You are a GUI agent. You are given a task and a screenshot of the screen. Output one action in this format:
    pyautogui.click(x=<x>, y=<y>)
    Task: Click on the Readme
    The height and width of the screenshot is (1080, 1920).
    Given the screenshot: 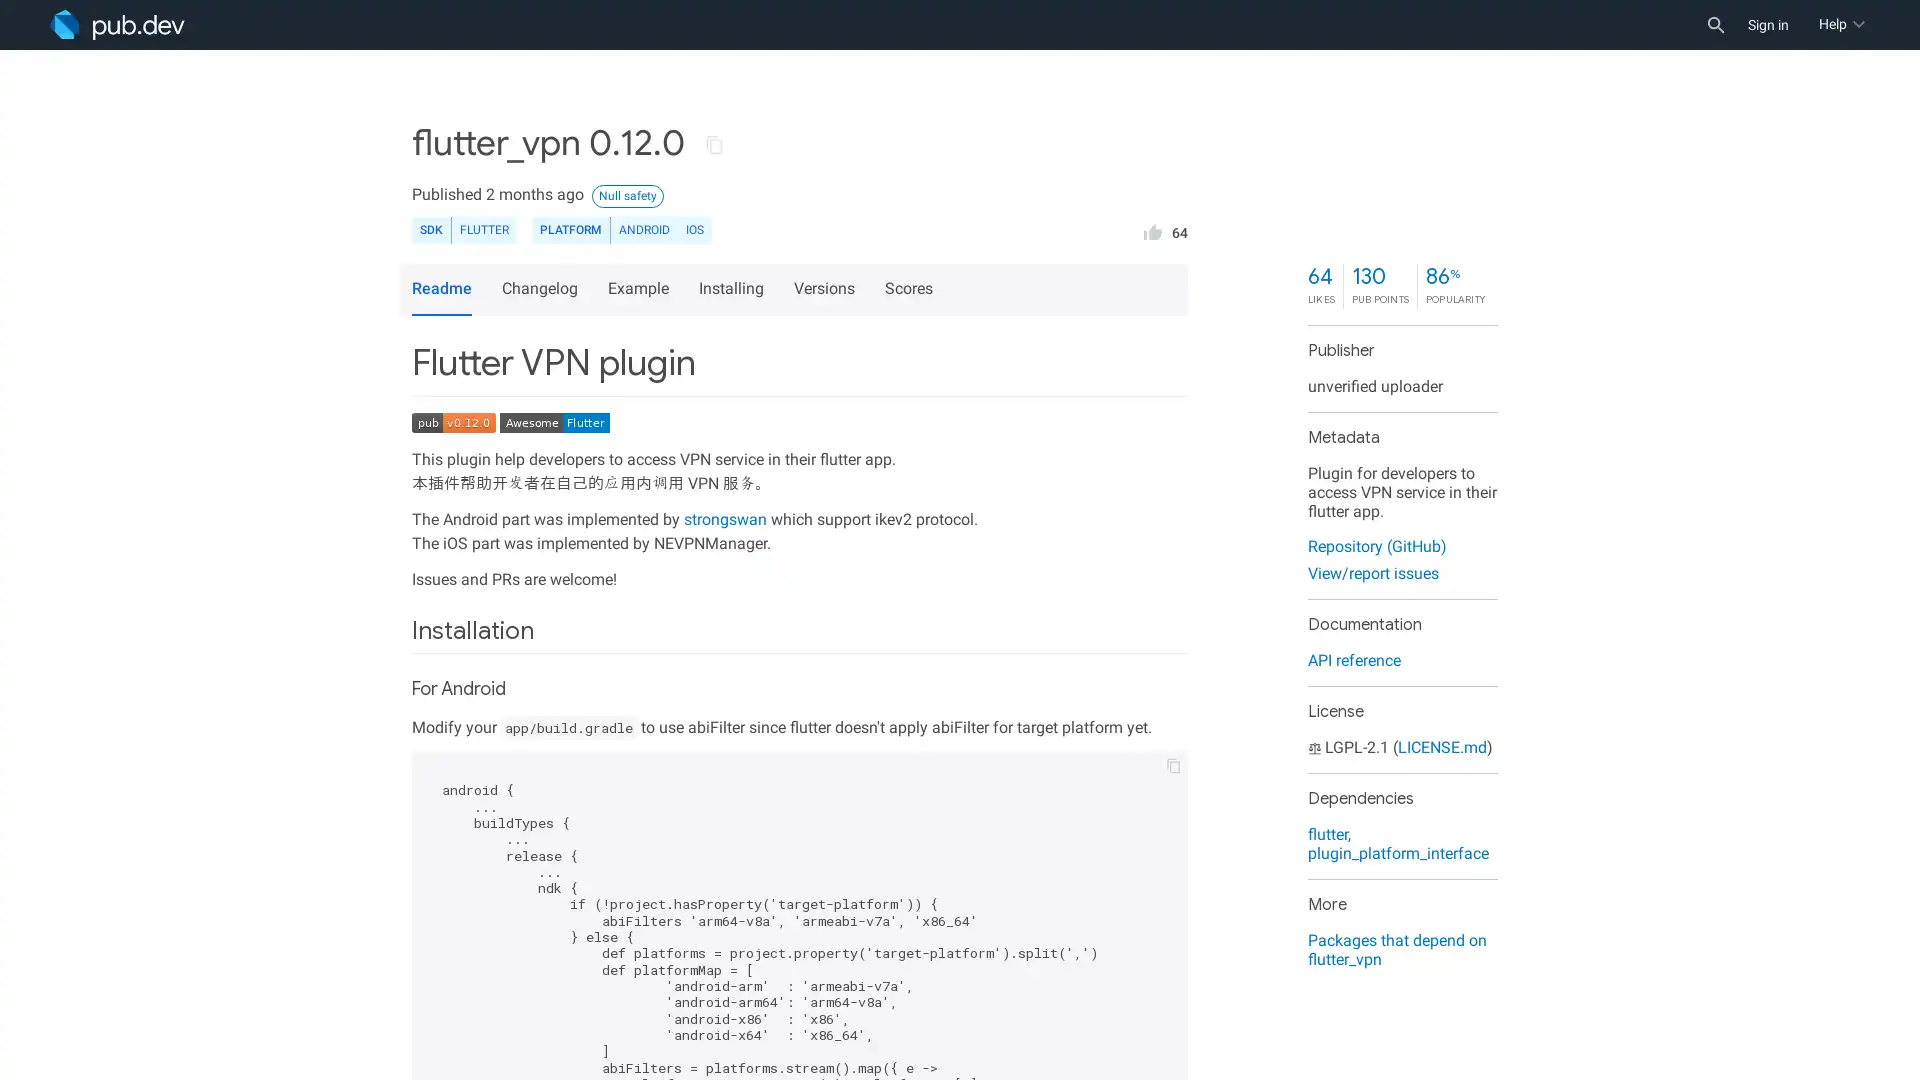 What is the action you would take?
    pyautogui.click(x=440, y=289)
    